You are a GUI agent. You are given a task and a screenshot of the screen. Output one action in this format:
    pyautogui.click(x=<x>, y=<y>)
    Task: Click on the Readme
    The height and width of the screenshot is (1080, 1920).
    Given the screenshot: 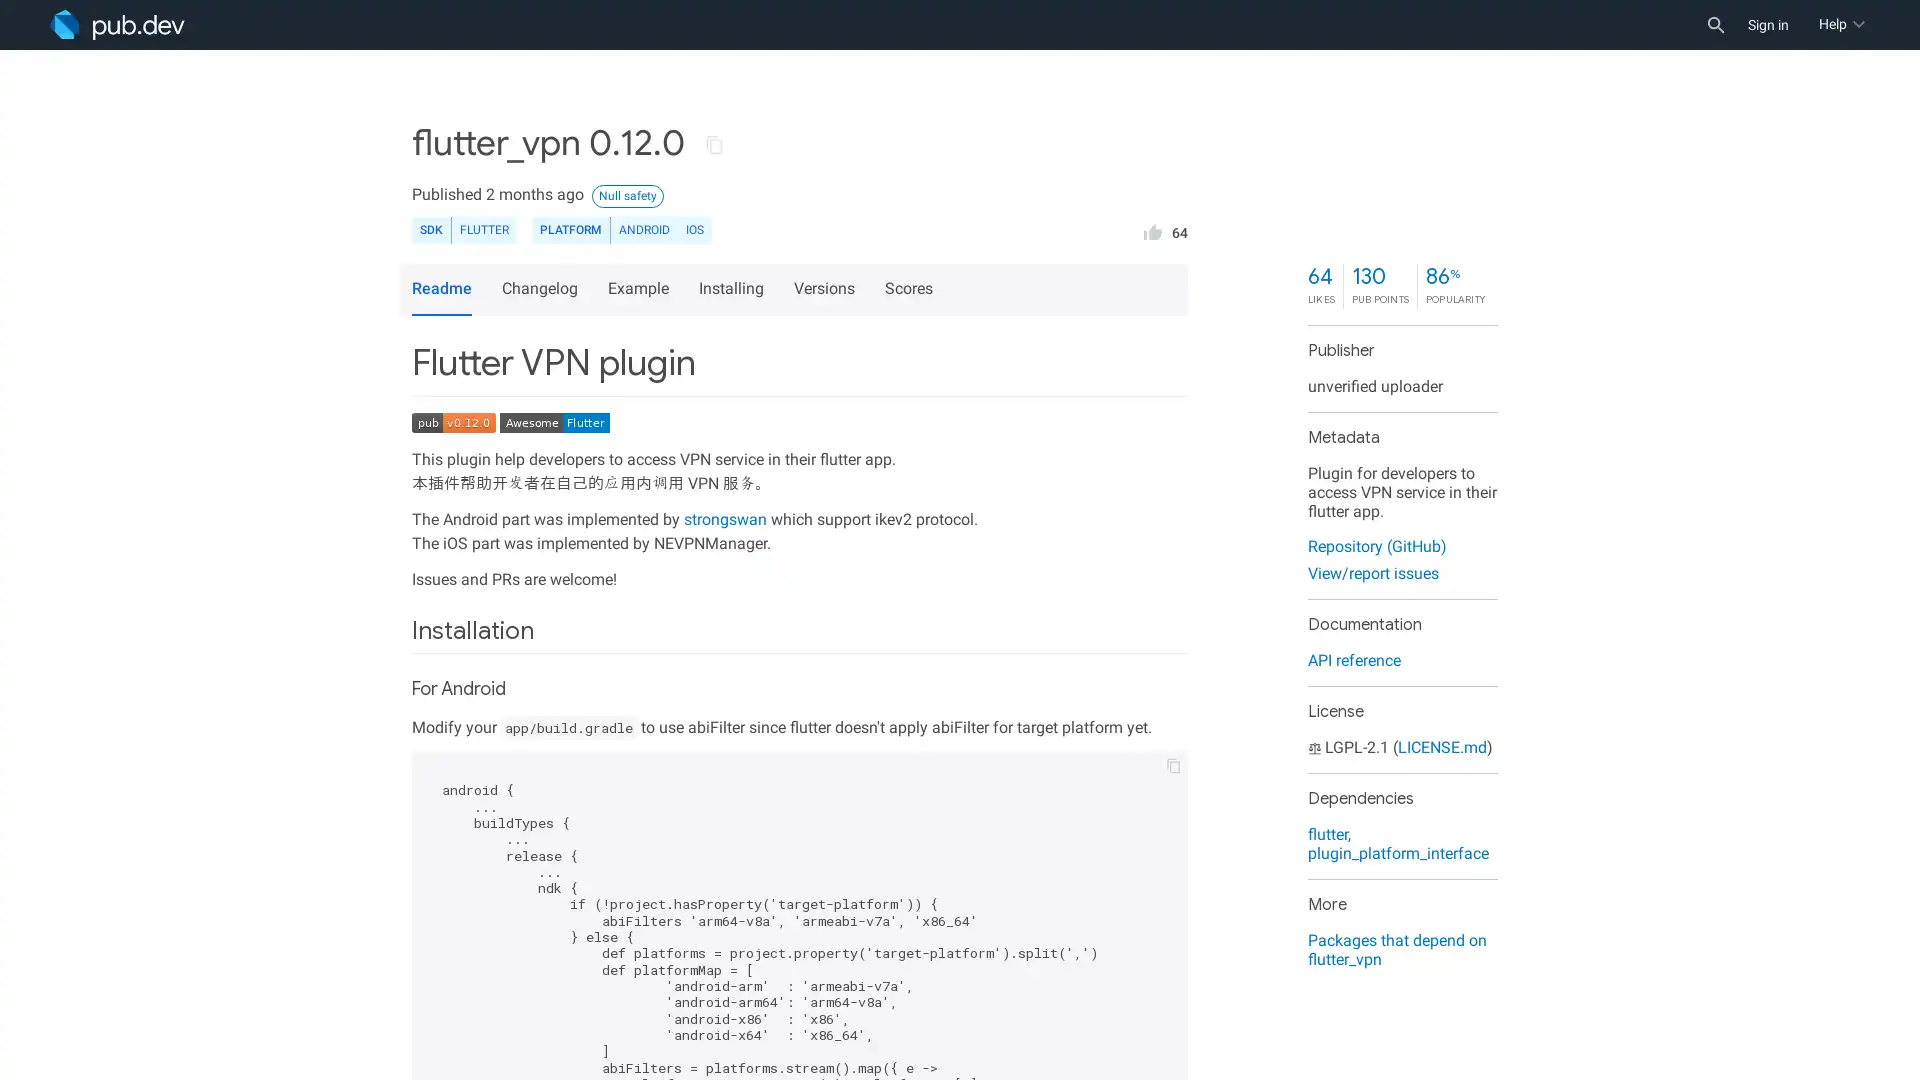 What is the action you would take?
    pyautogui.click(x=440, y=289)
    